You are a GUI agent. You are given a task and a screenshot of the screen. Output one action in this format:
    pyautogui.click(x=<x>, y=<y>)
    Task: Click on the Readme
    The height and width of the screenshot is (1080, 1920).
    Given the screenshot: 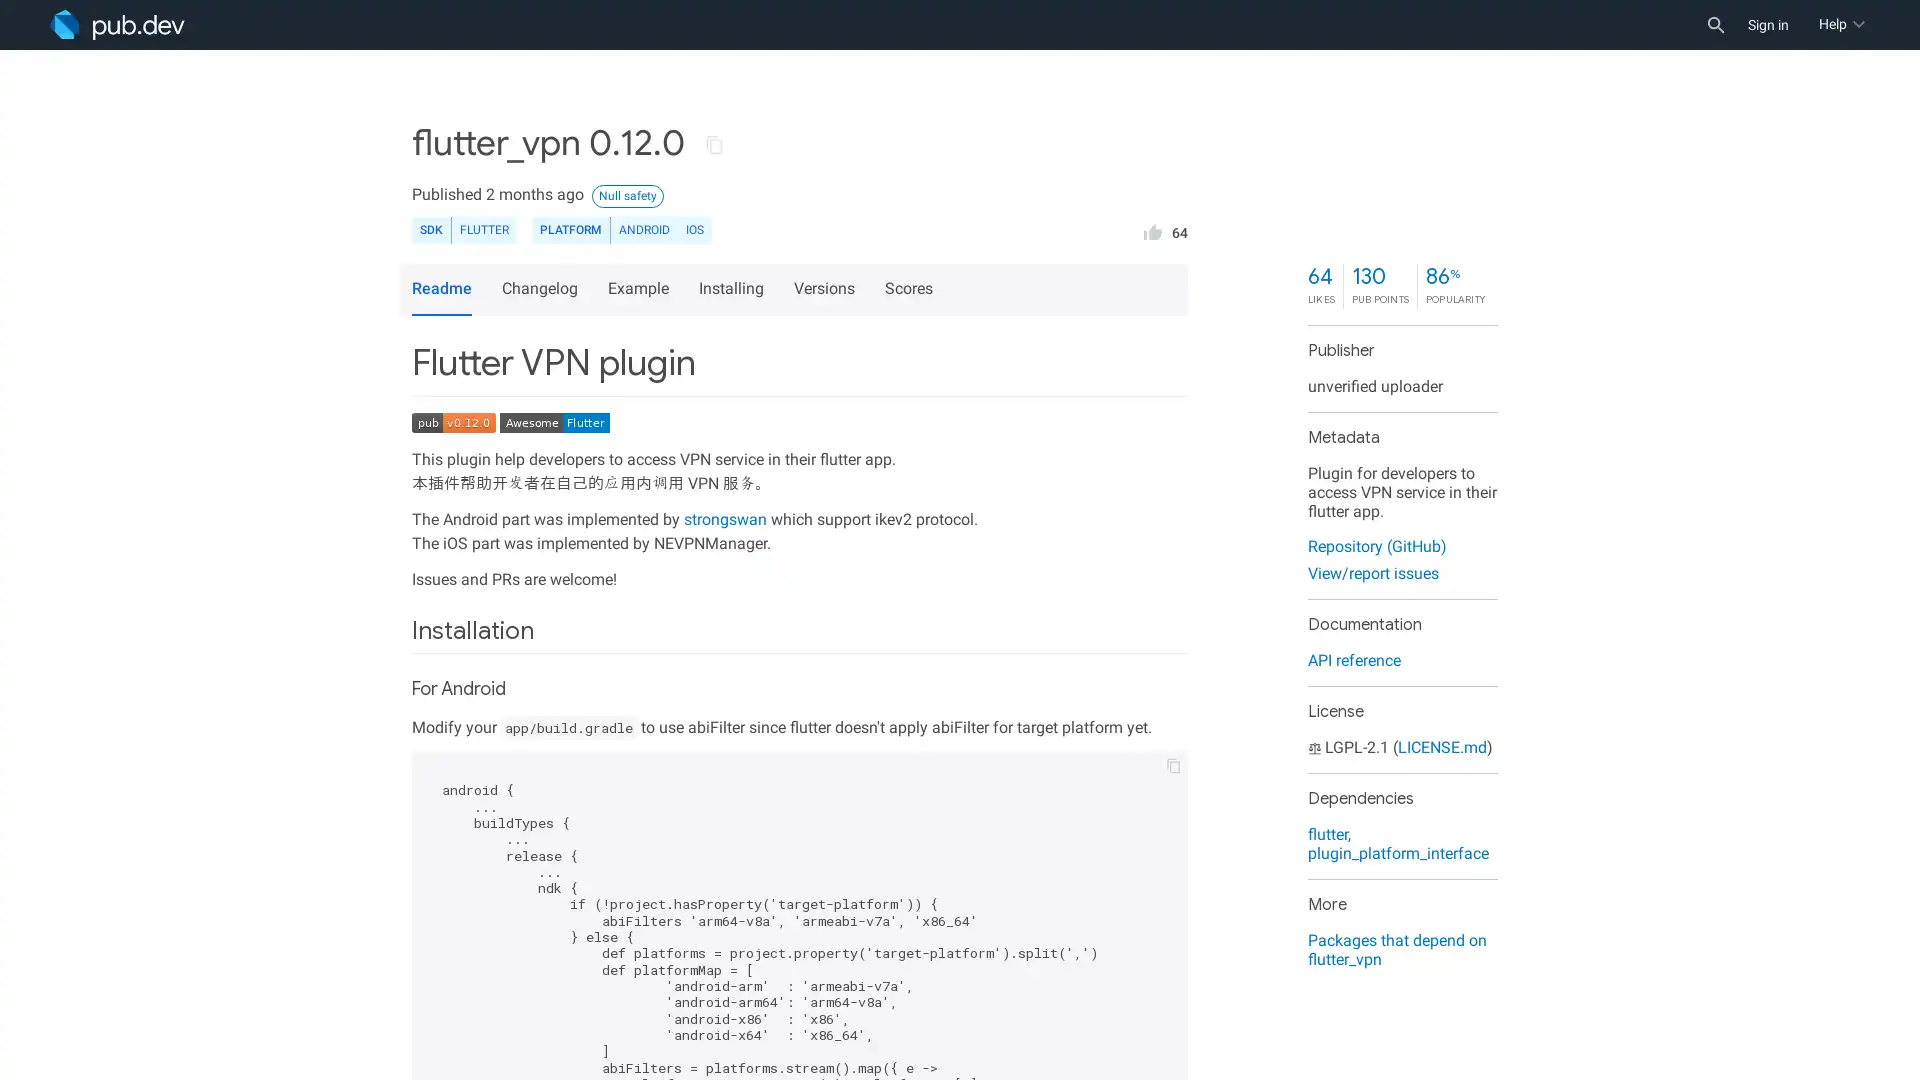 What is the action you would take?
    pyautogui.click(x=440, y=289)
    